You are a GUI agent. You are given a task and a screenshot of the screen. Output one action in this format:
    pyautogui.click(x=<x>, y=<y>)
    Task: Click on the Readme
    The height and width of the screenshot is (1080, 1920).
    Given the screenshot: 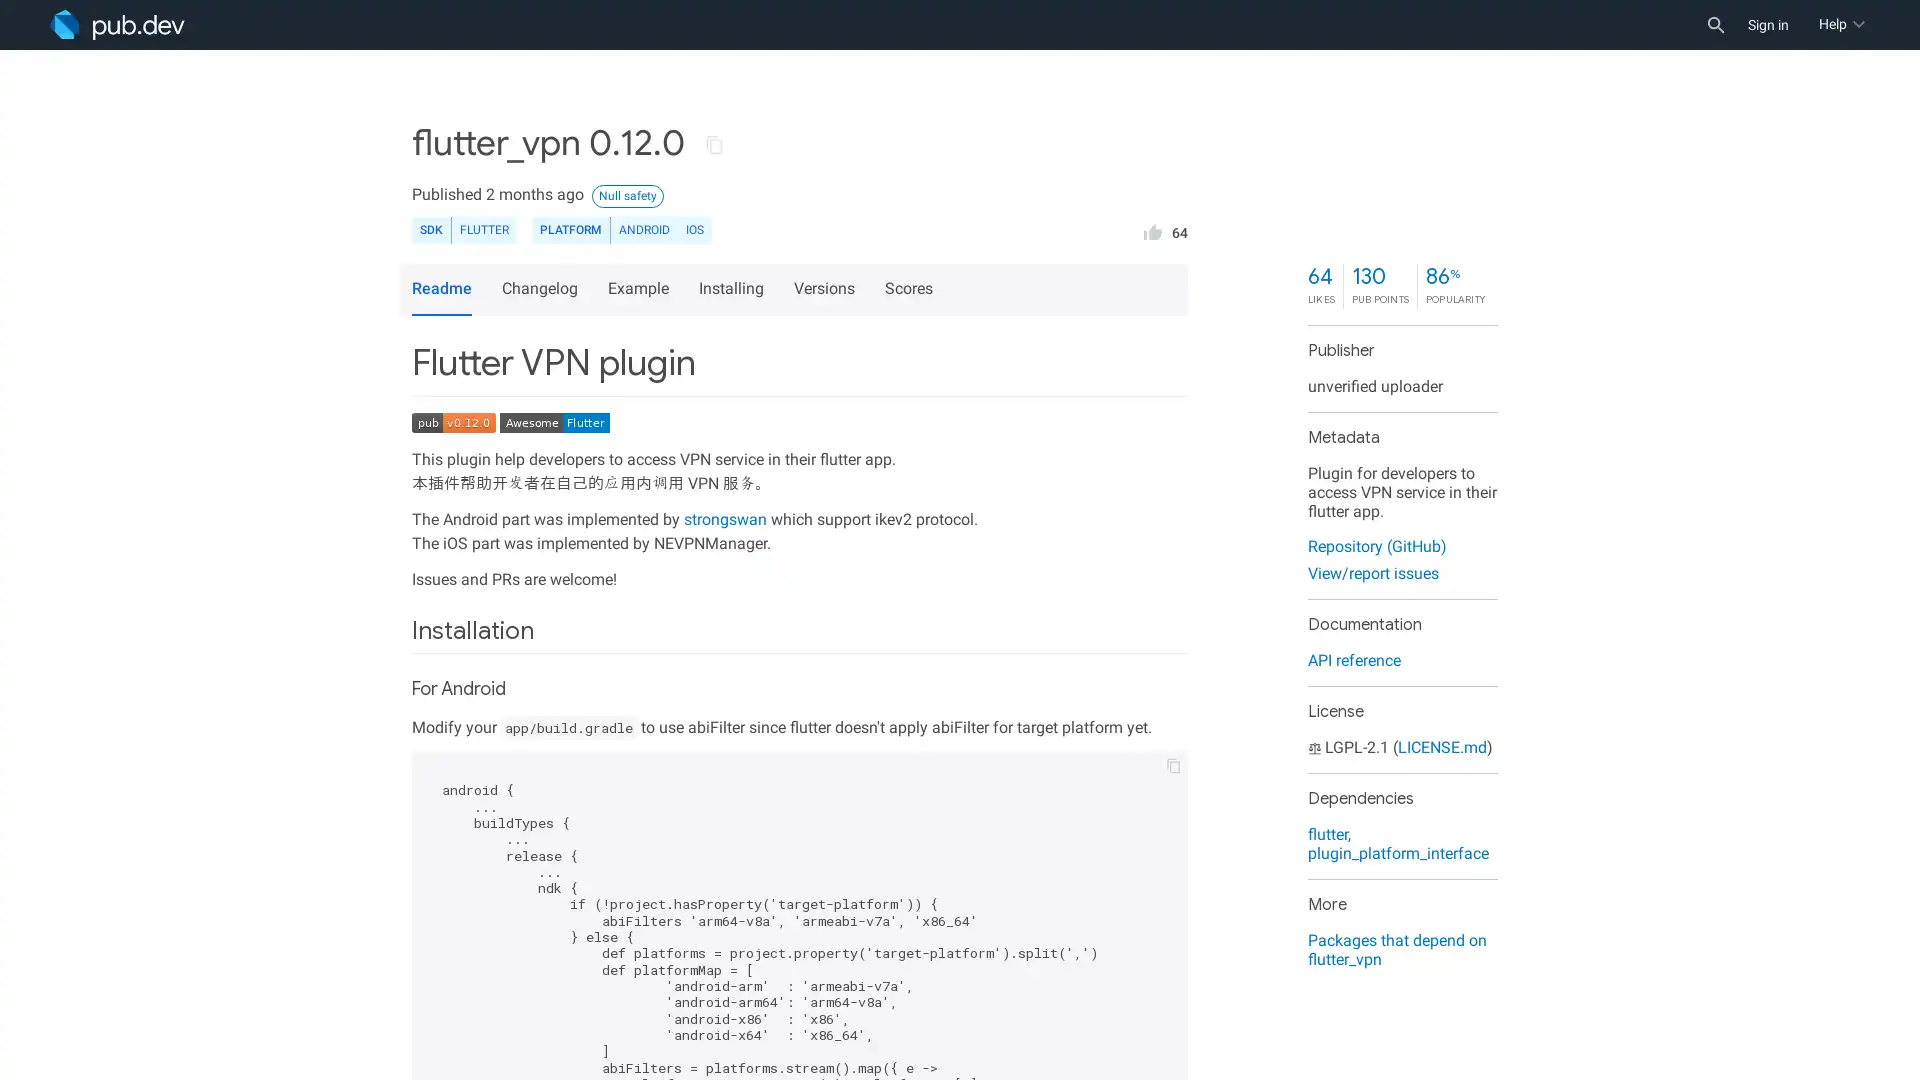 What is the action you would take?
    pyautogui.click(x=440, y=289)
    